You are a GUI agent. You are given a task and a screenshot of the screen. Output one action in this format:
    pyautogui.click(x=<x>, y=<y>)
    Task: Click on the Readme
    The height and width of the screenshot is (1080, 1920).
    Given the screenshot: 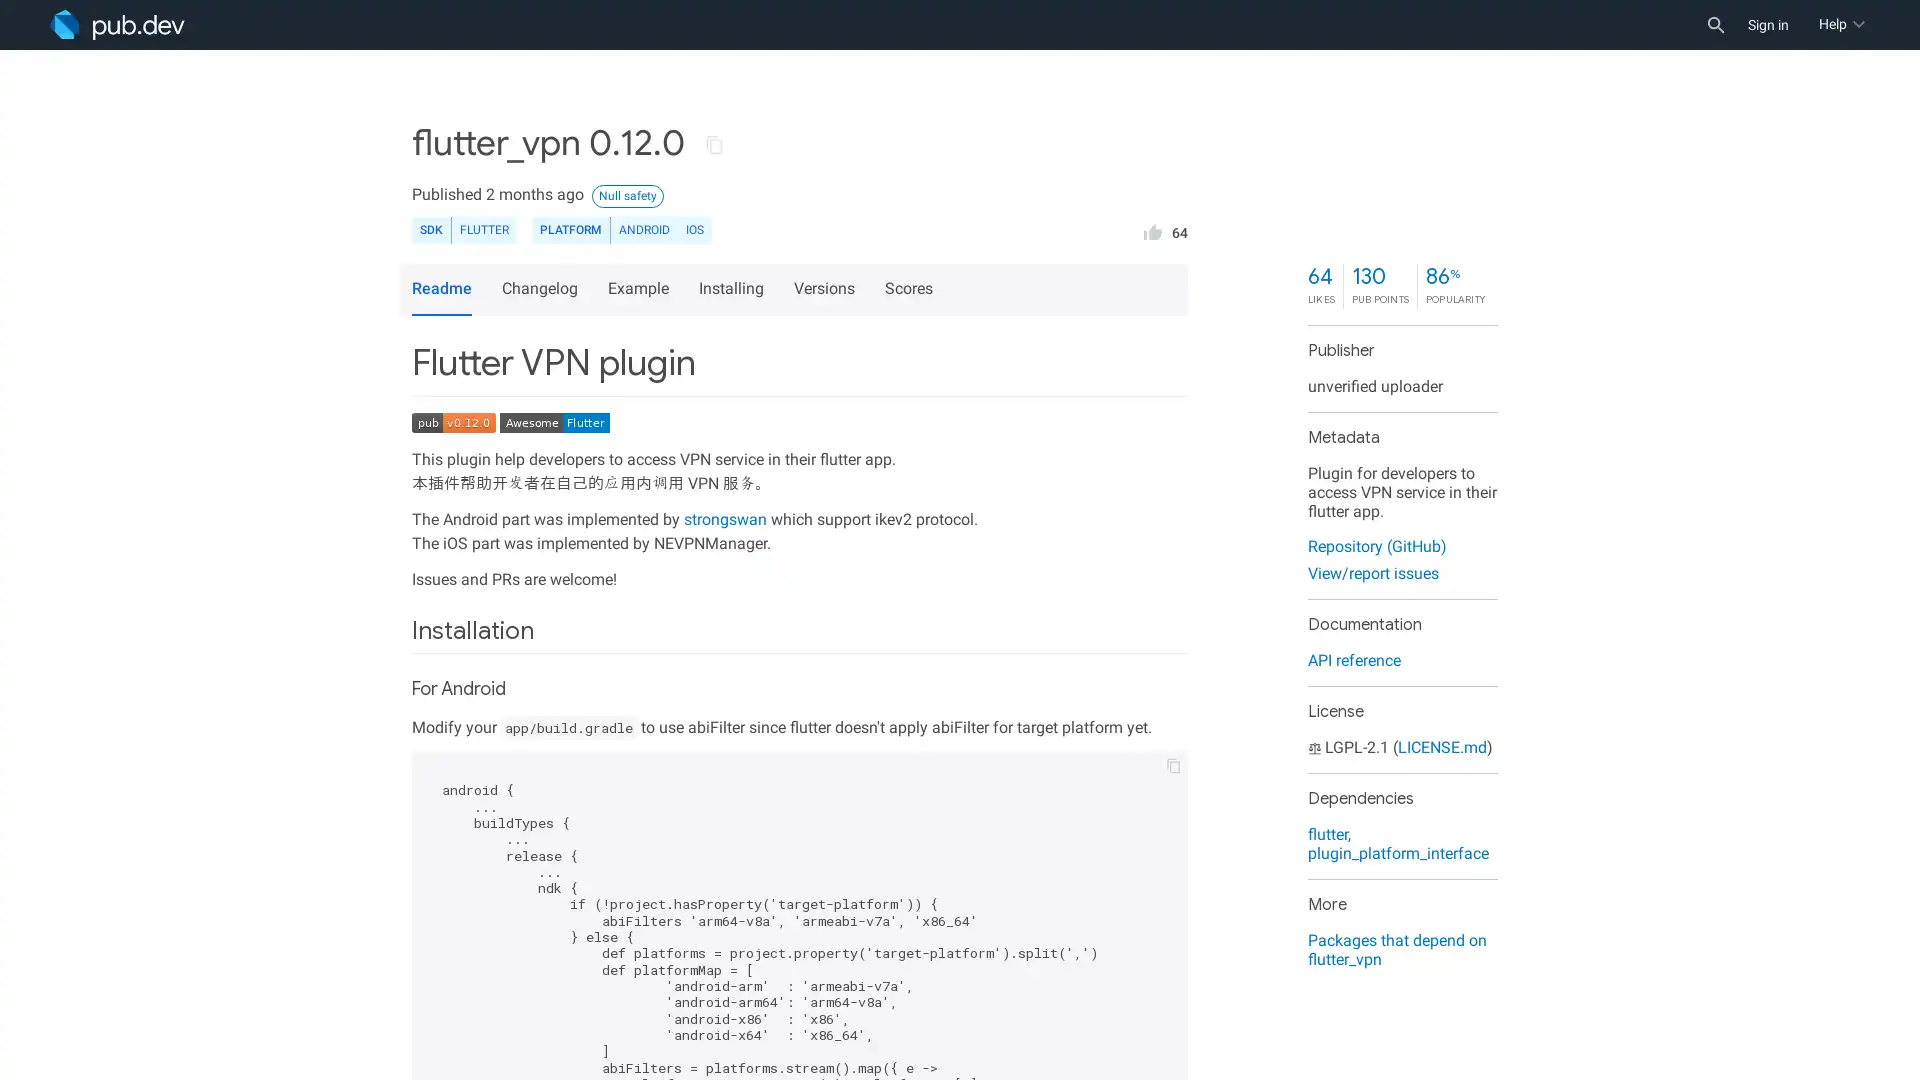 What is the action you would take?
    pyautogui.click(x=440, y=289)
    